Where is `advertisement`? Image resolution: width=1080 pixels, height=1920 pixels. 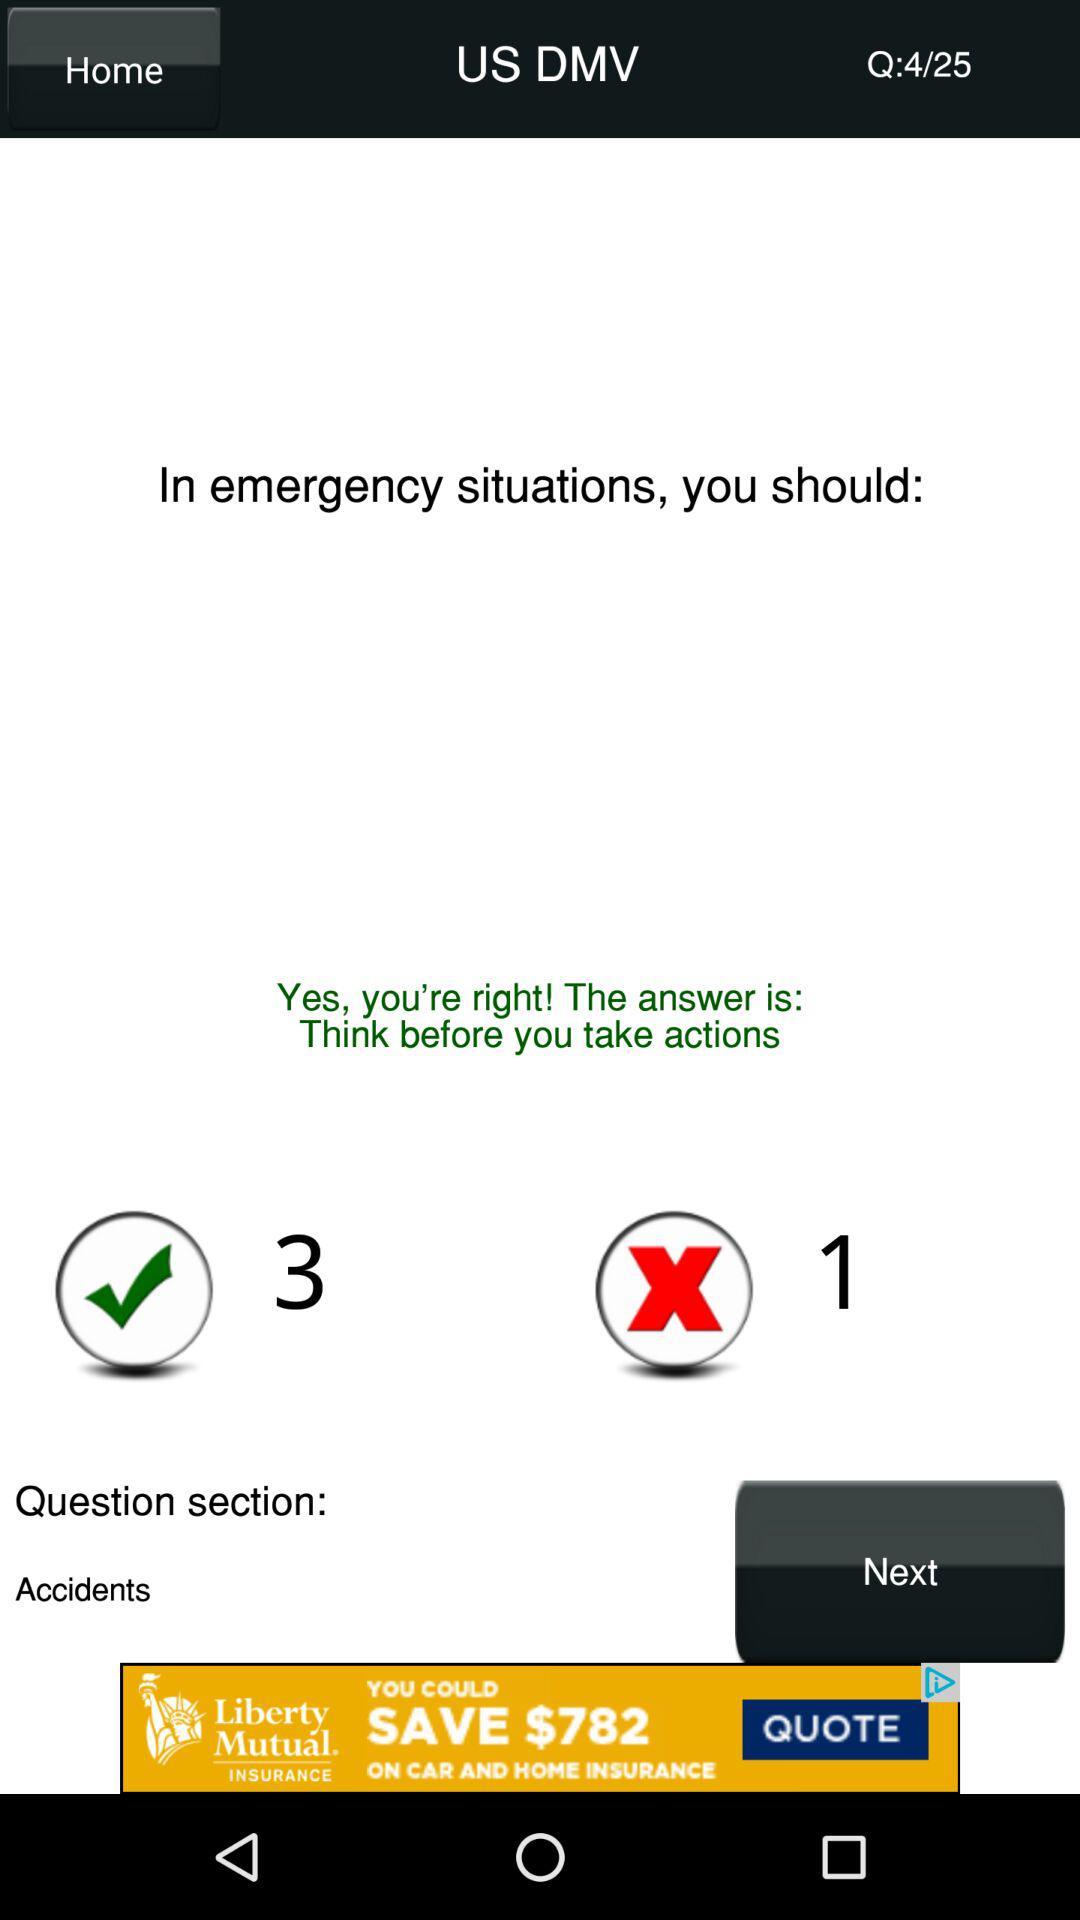 advertisement is located at coordinates (540, 1727).